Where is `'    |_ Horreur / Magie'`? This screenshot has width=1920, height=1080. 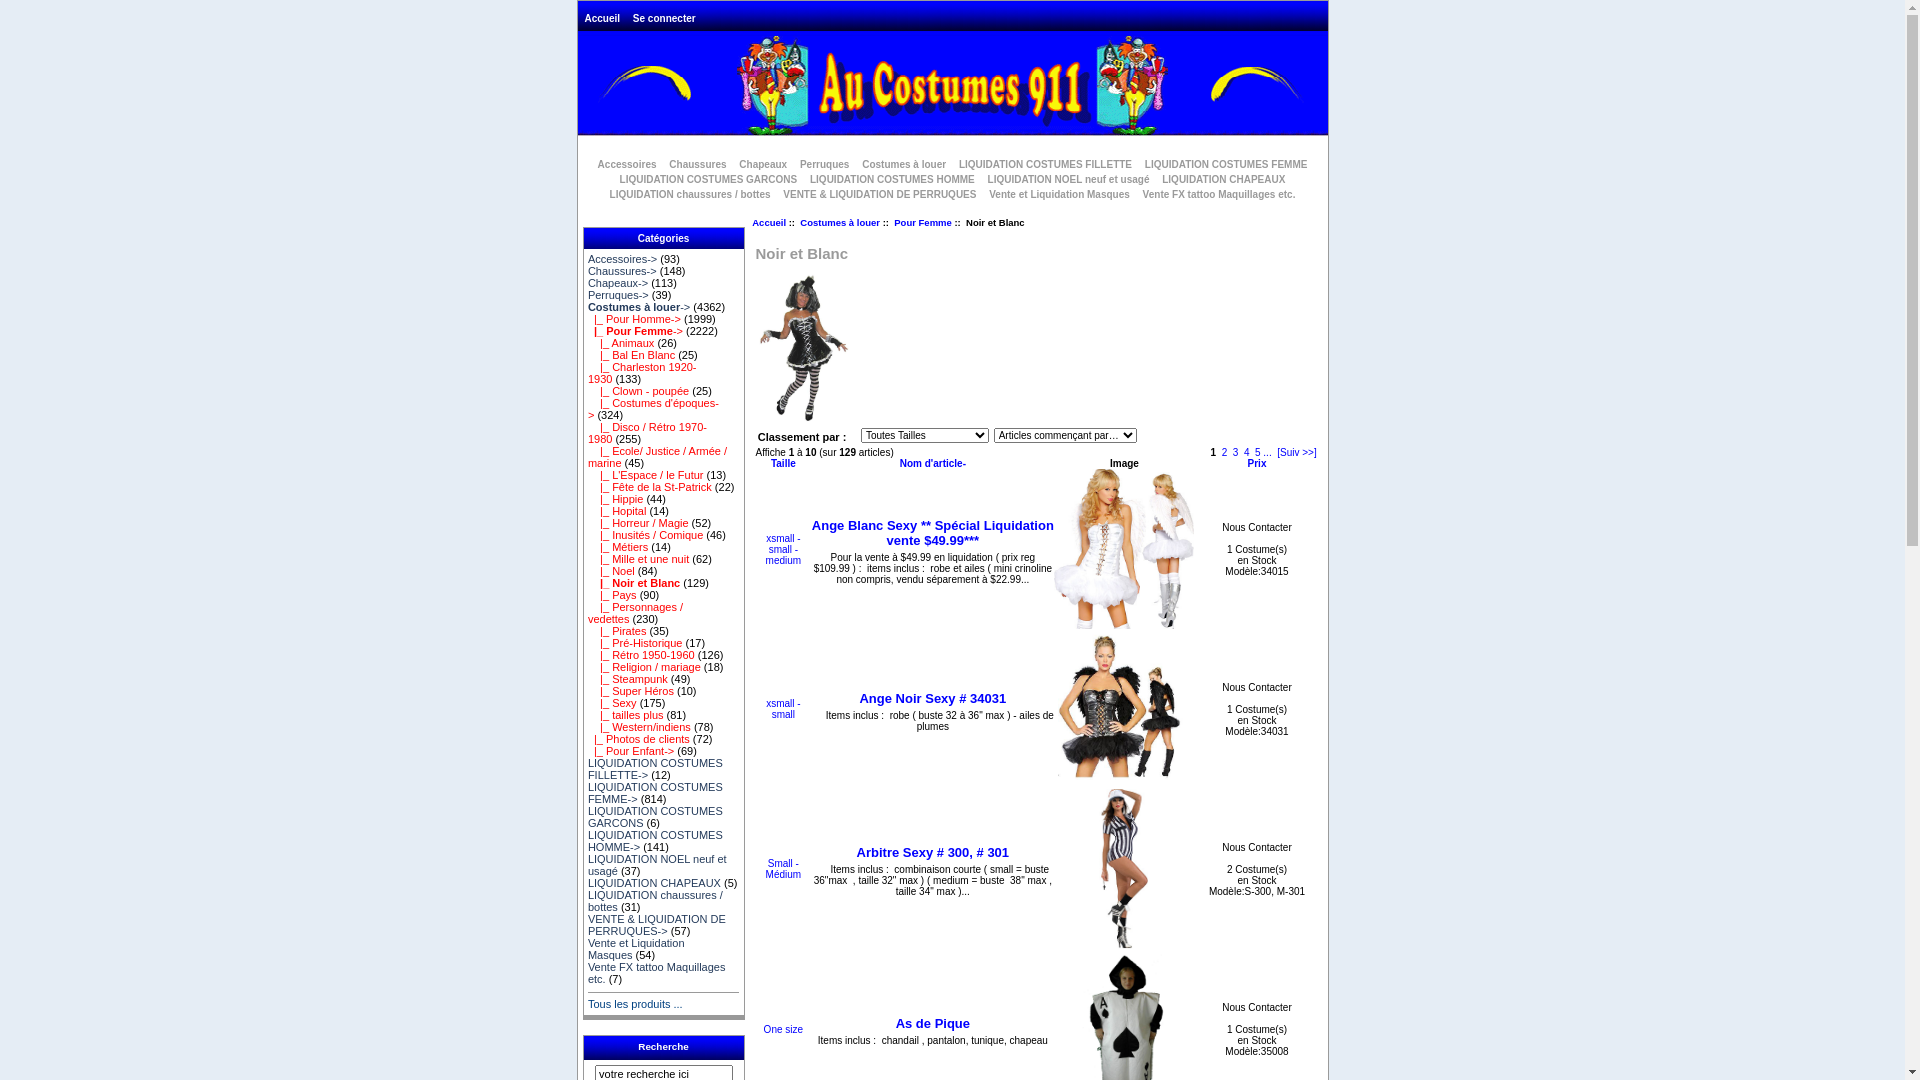
'    |_ Horreur / Magie' is located at coordinates (637, 522).